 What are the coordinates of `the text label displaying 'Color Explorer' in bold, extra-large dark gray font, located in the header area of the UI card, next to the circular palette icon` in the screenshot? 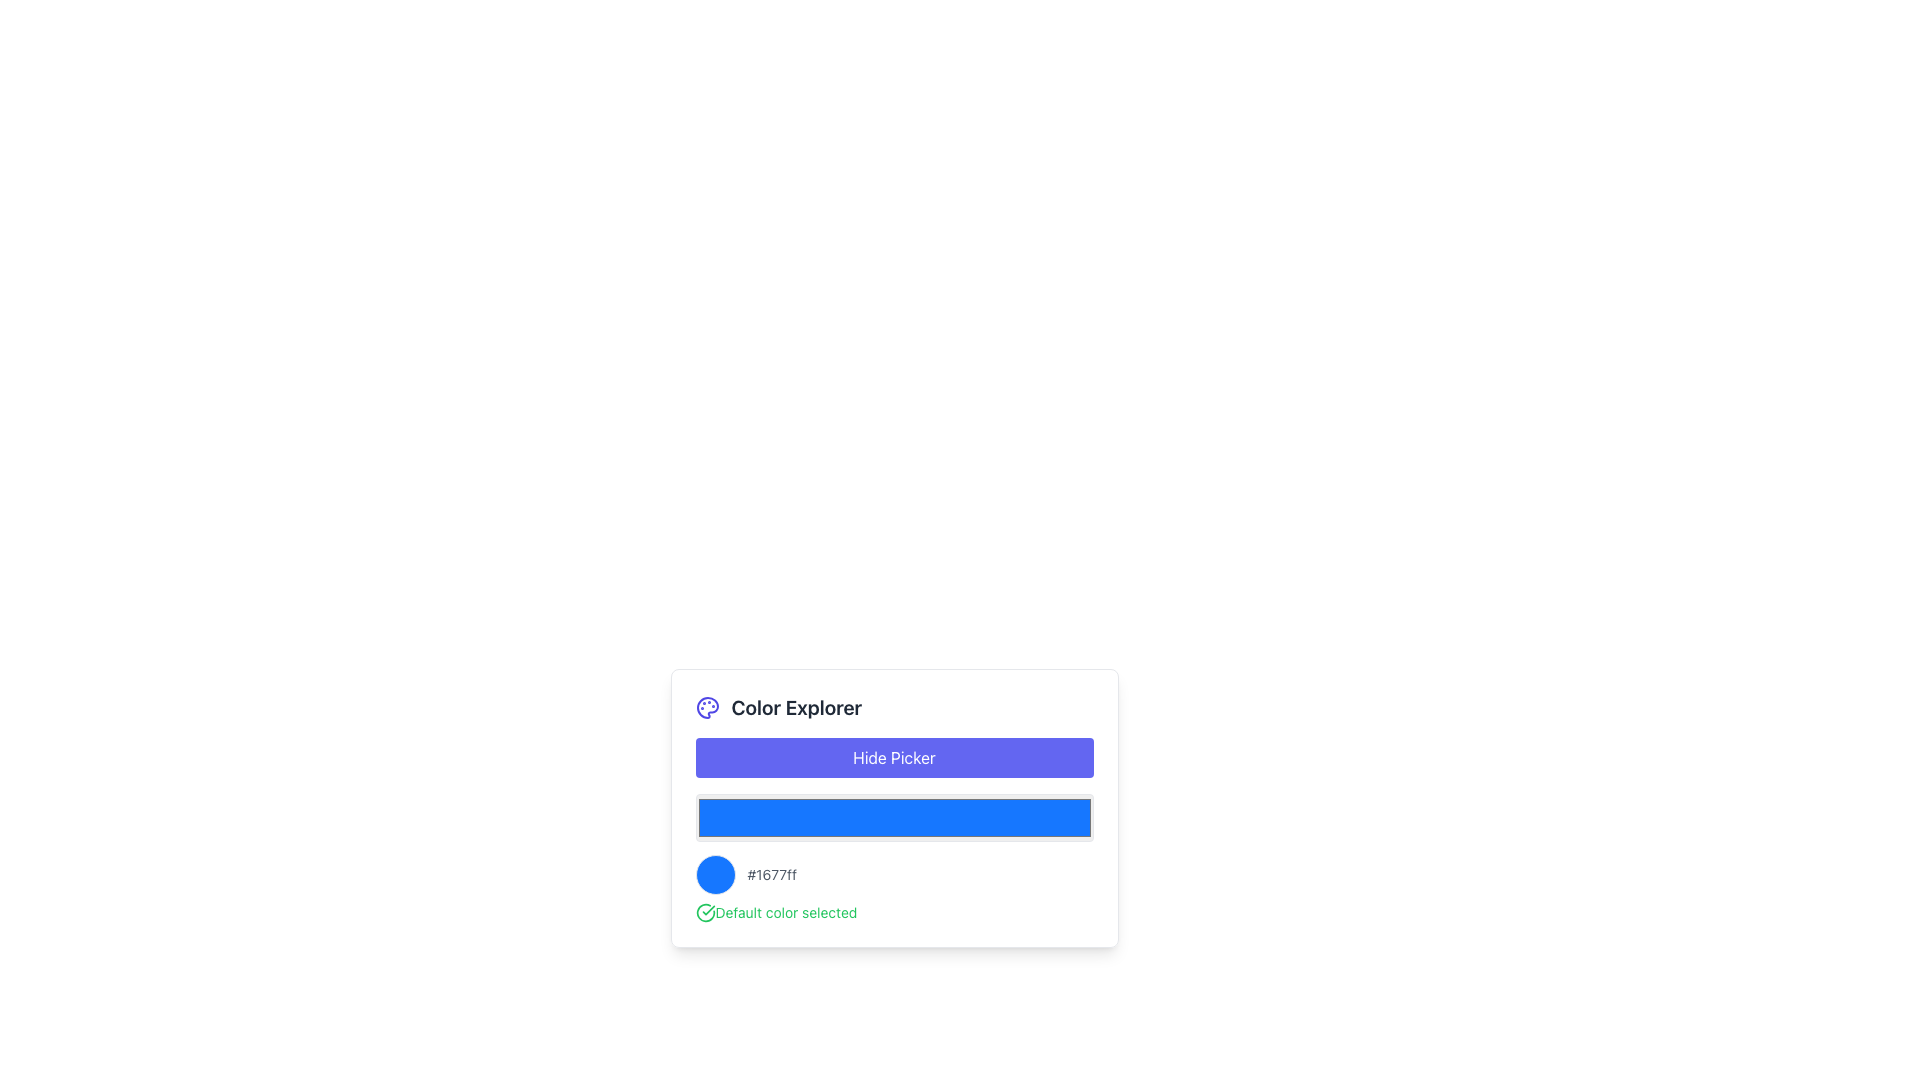 It's located at (795, 707).